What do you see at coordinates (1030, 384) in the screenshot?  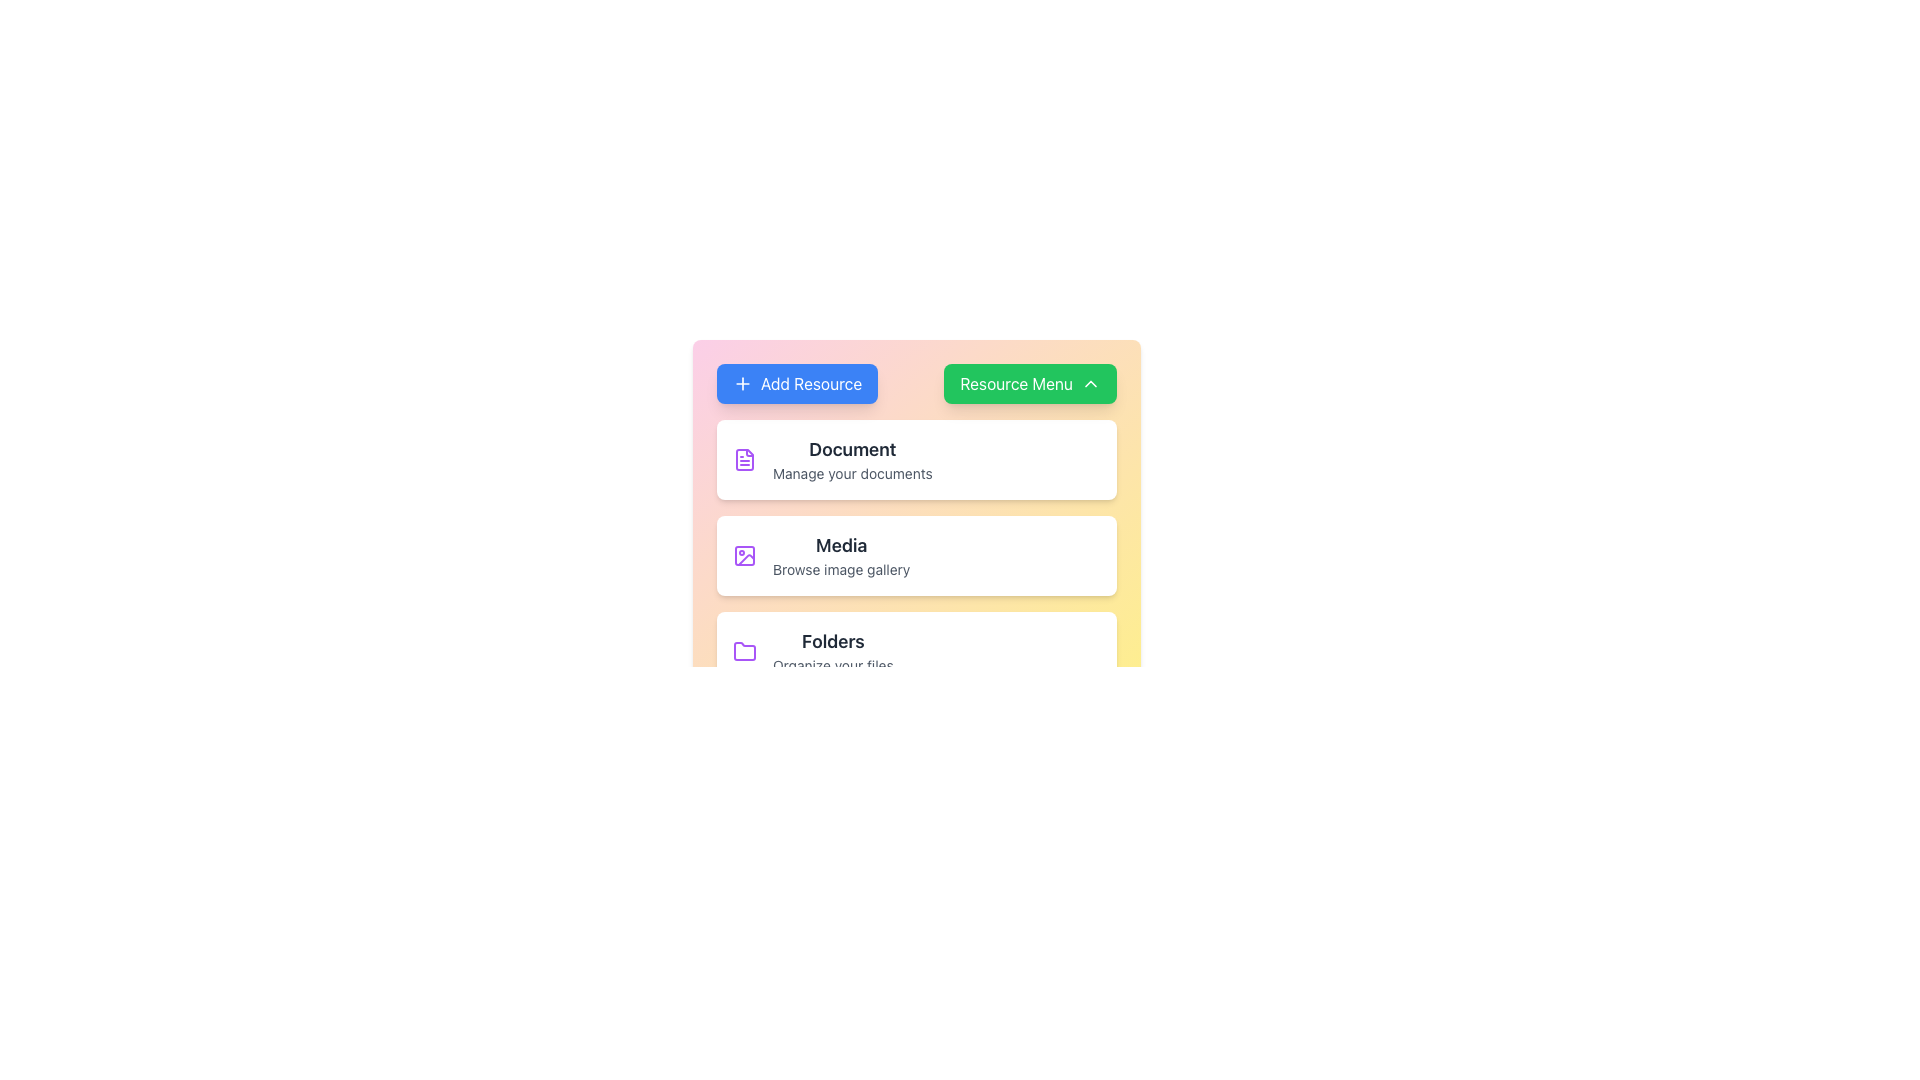 I see `the button located at the top right of the horizontal section, which provides access to a dropdown or navigation menu for resource-related actions` at bounding box center [1030, 384].